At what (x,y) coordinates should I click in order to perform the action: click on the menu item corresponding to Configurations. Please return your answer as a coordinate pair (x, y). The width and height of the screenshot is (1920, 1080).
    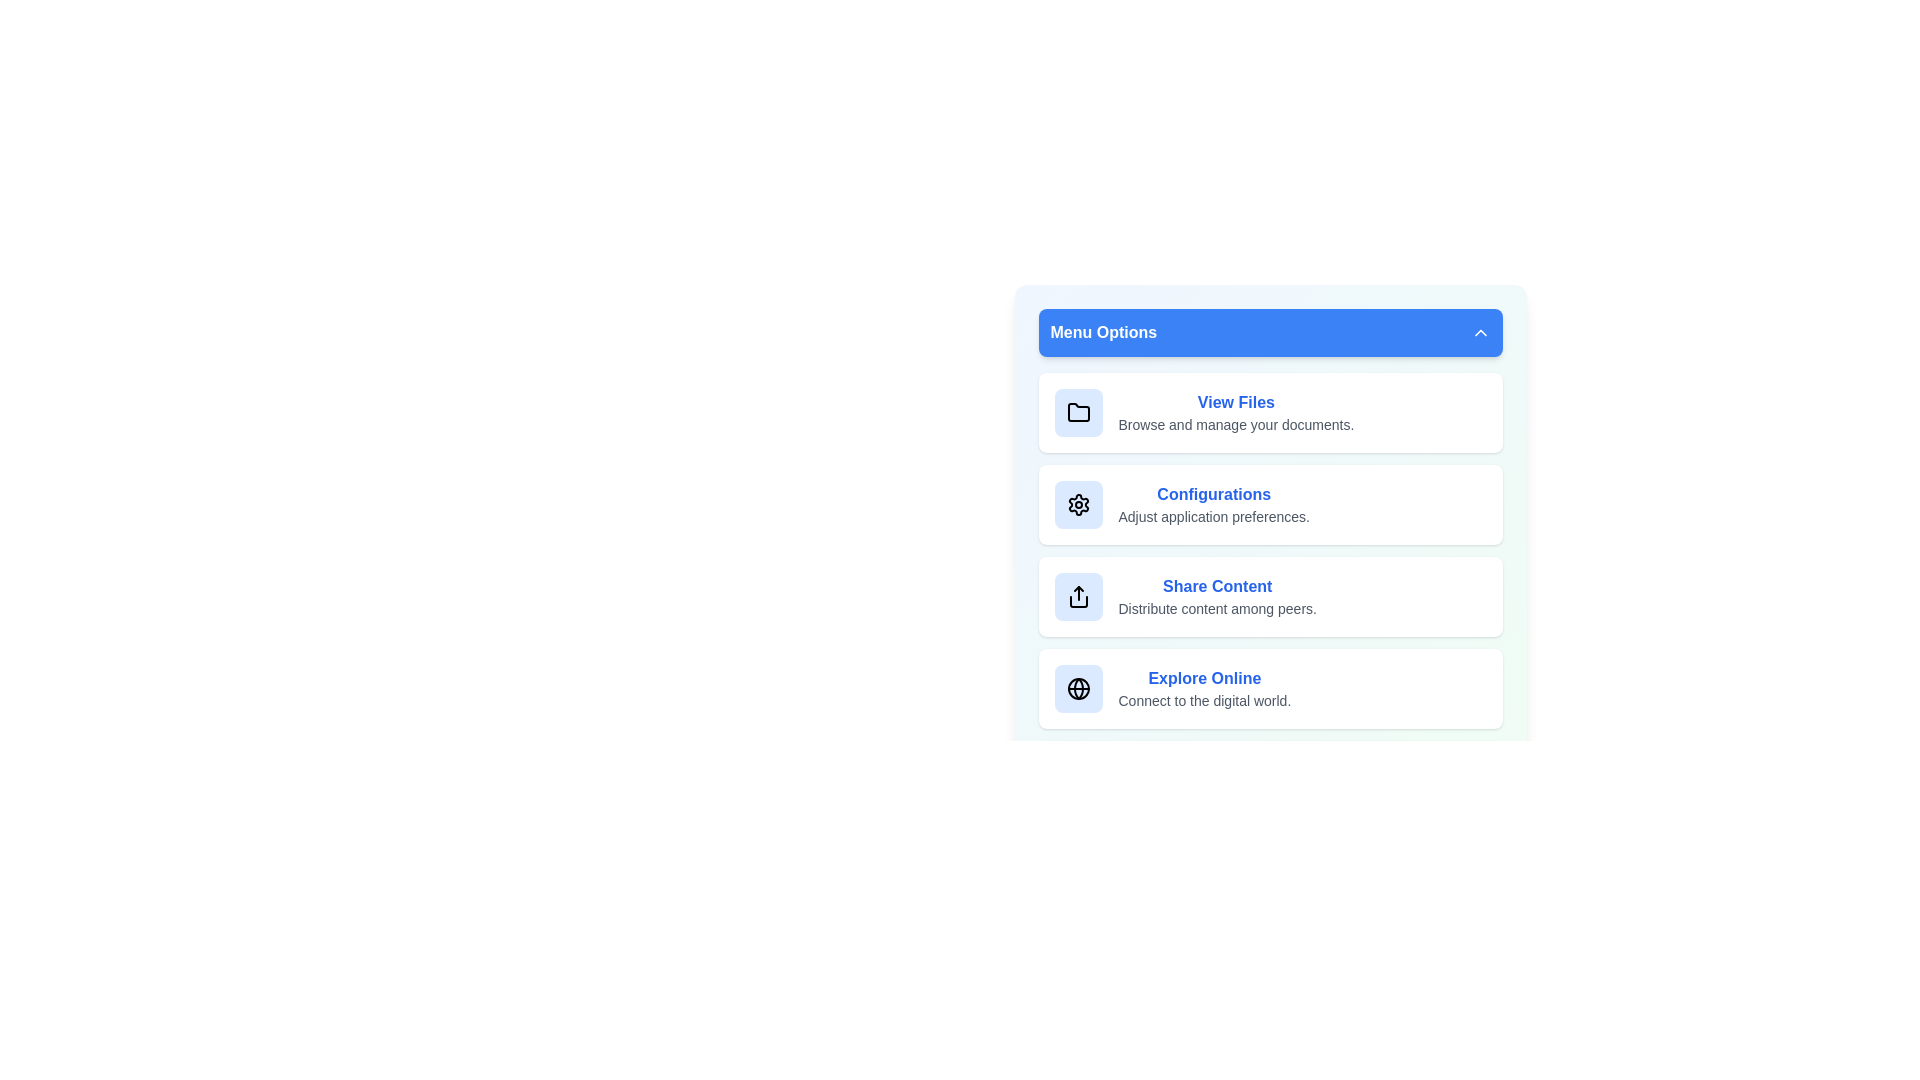
    Looking at the image, I should click on (1269, 504).